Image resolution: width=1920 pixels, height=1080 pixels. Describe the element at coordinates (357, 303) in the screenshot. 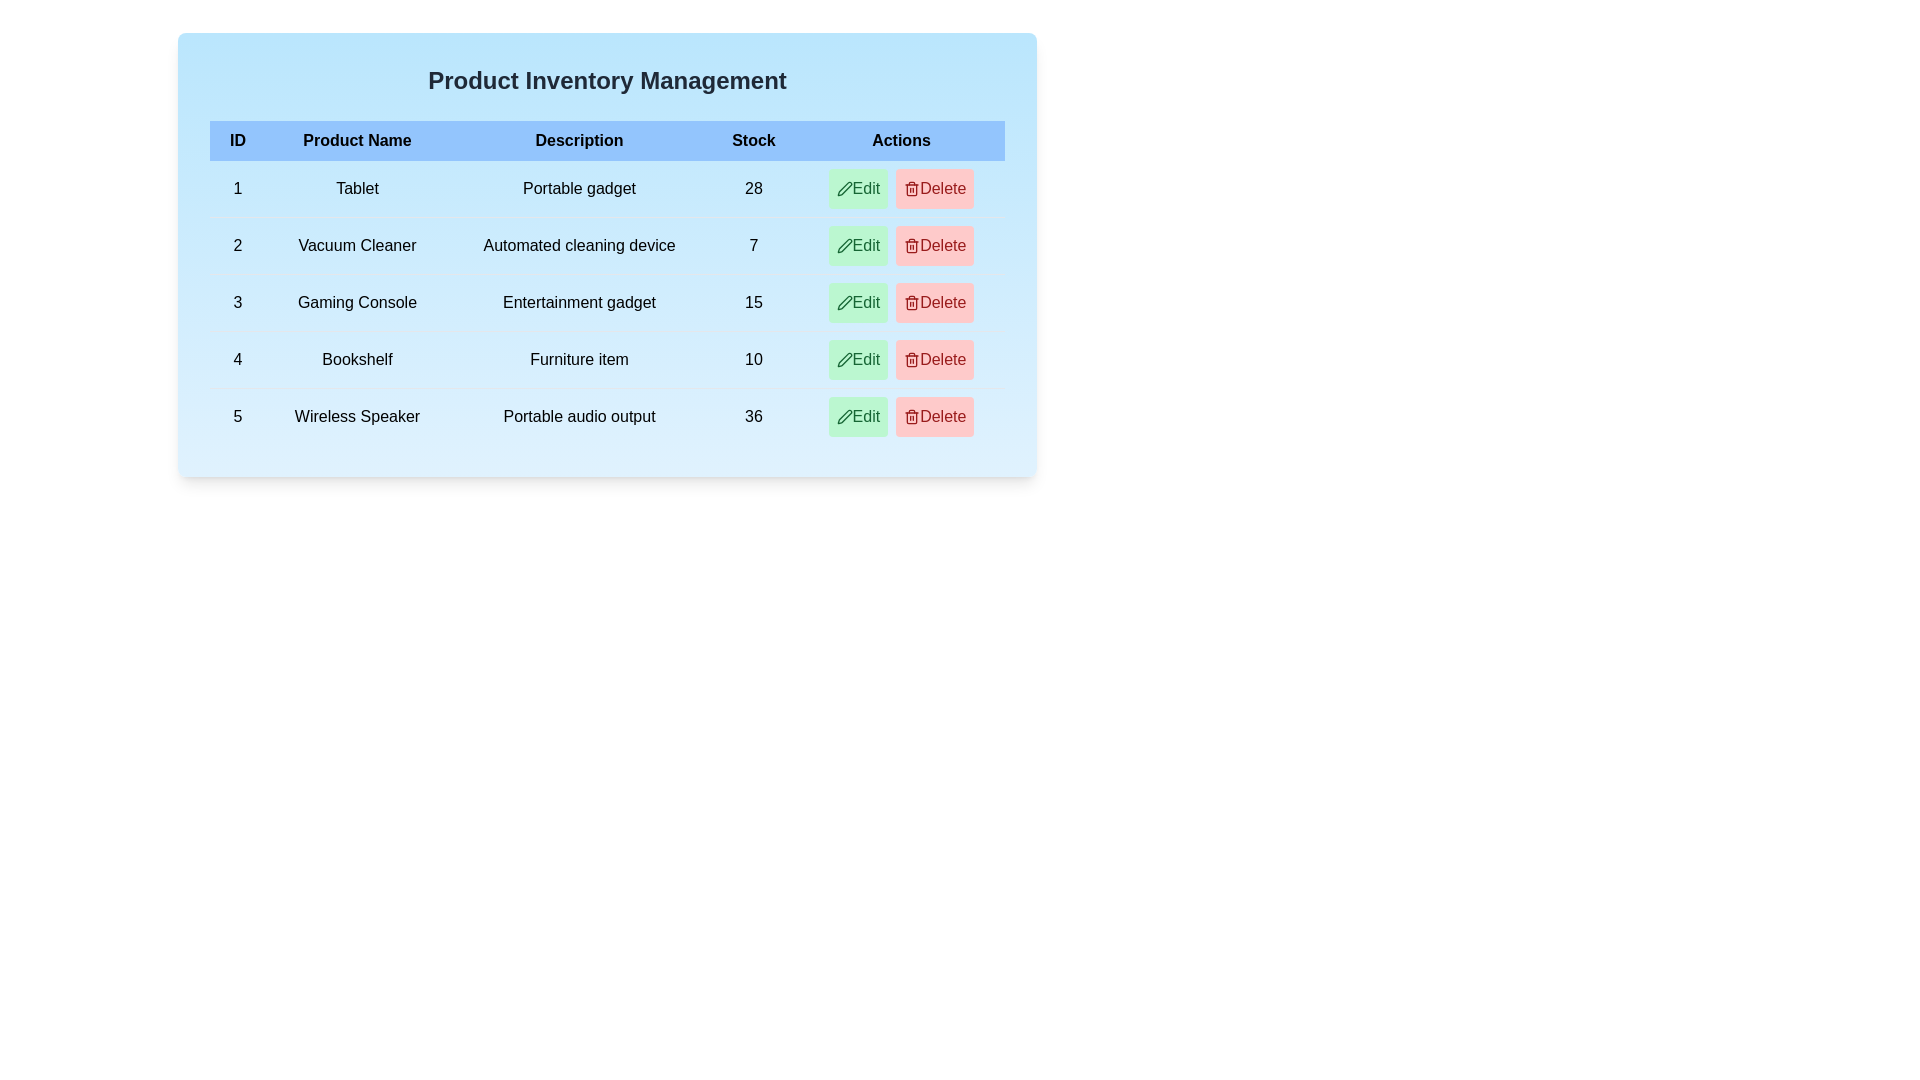

I see `static text element displaying 'Gaming Console' located in the second column of the table under the 'Product Name' heading` at that location.